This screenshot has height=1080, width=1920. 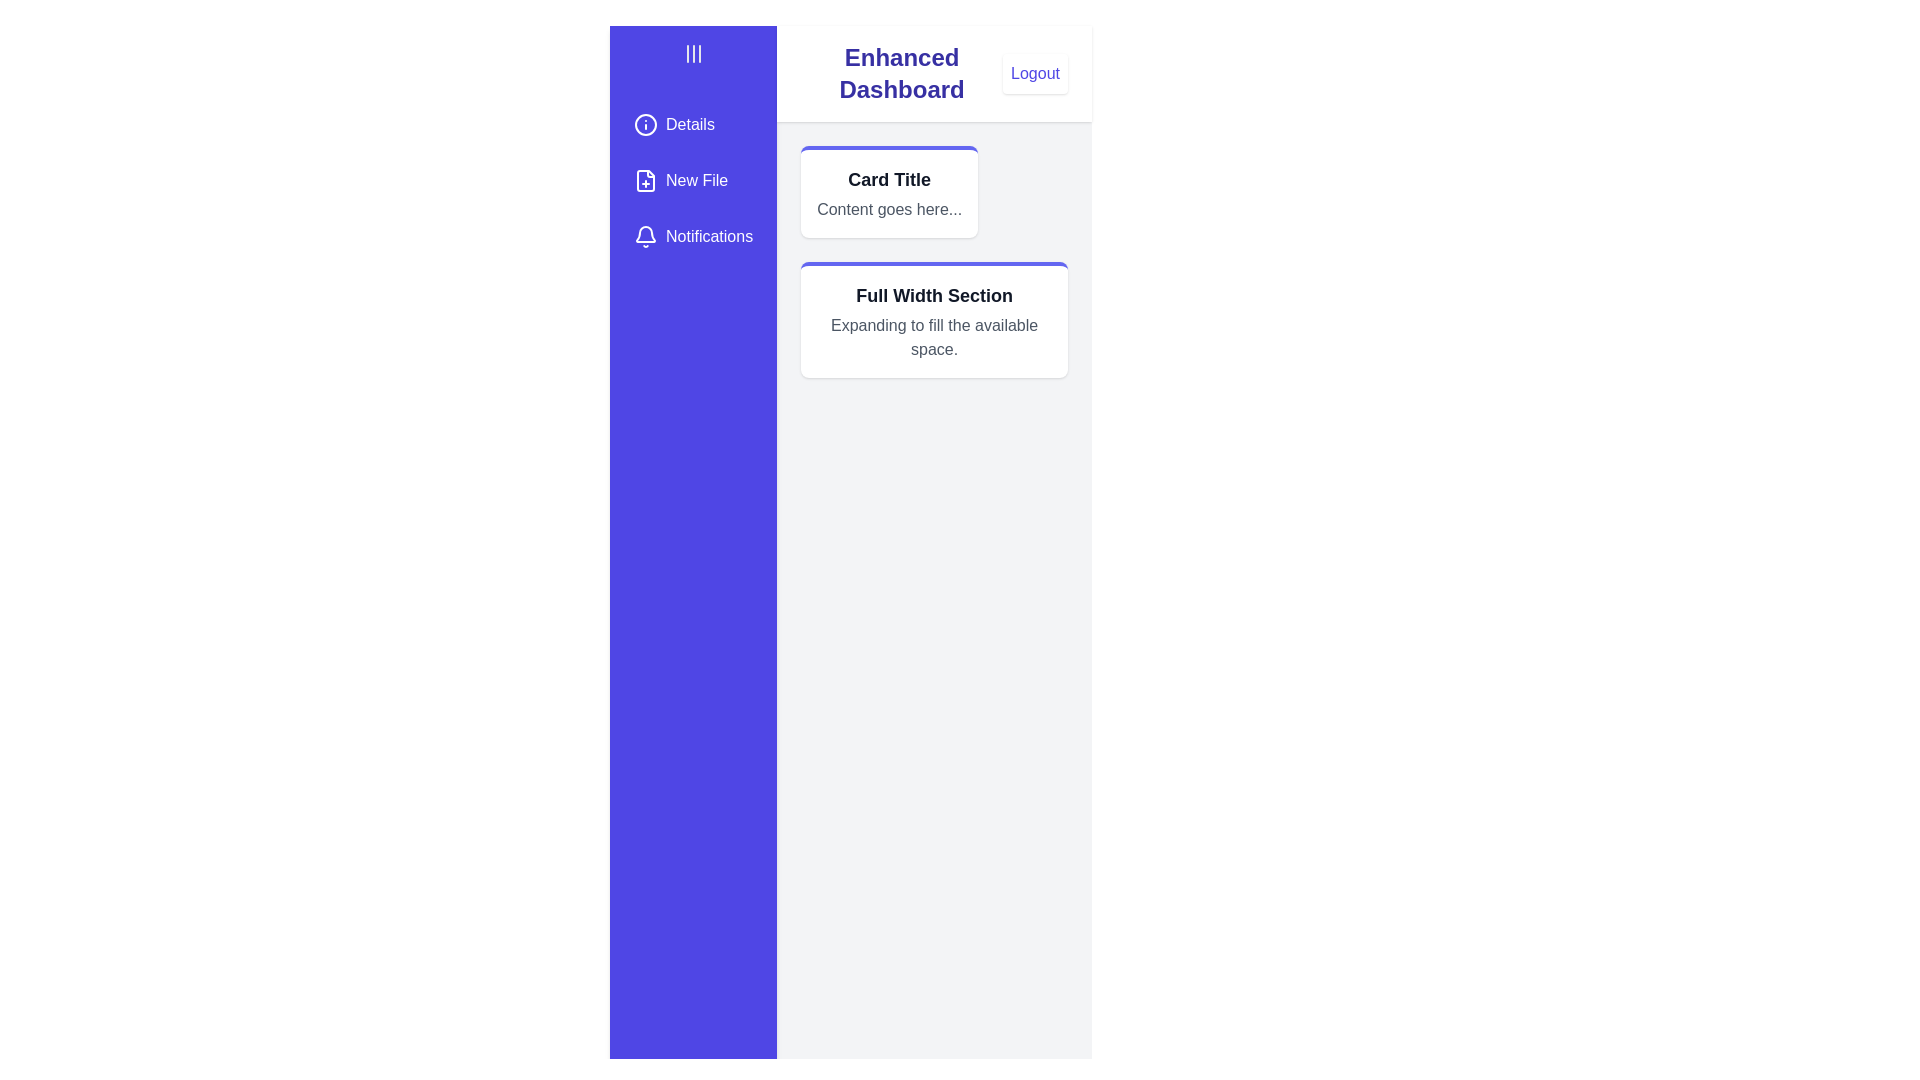 I want to click on the button in the left vertical menu panel, positioned below 'Details' and above 'Notifications', to initiate the new file creation process, so click(x=693, y=181).